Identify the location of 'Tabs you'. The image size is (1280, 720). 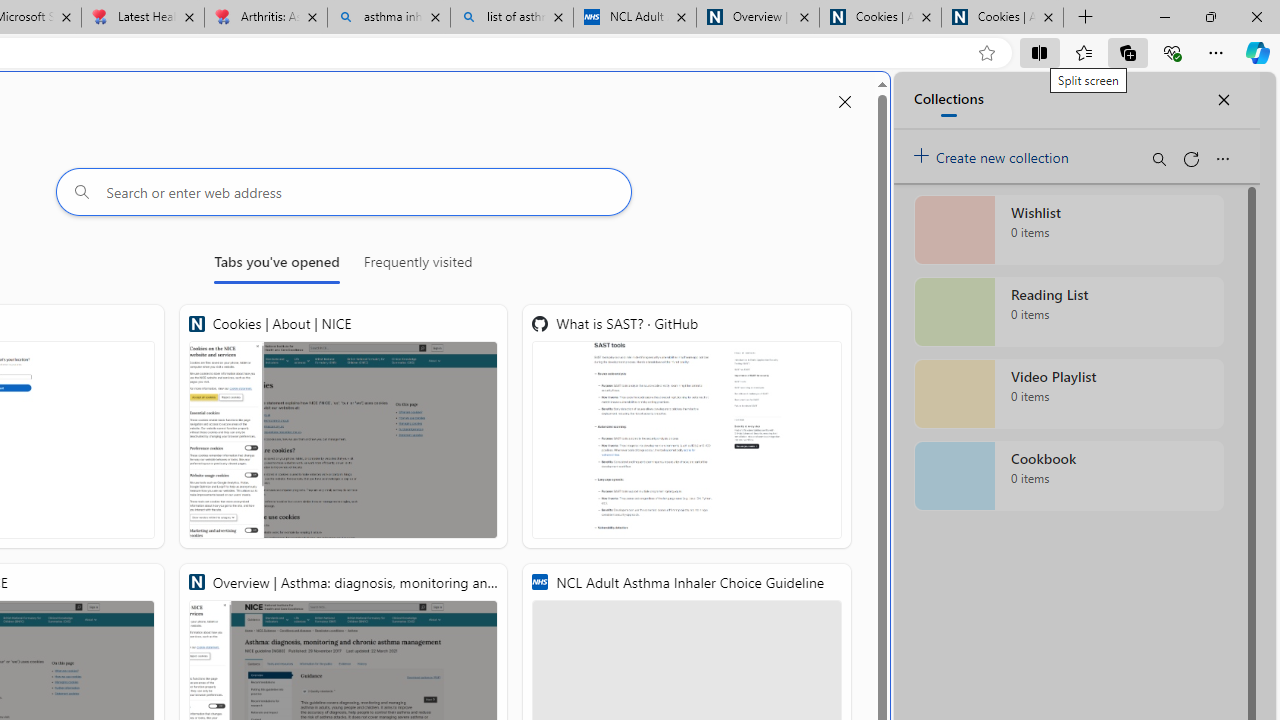
(276, 265).